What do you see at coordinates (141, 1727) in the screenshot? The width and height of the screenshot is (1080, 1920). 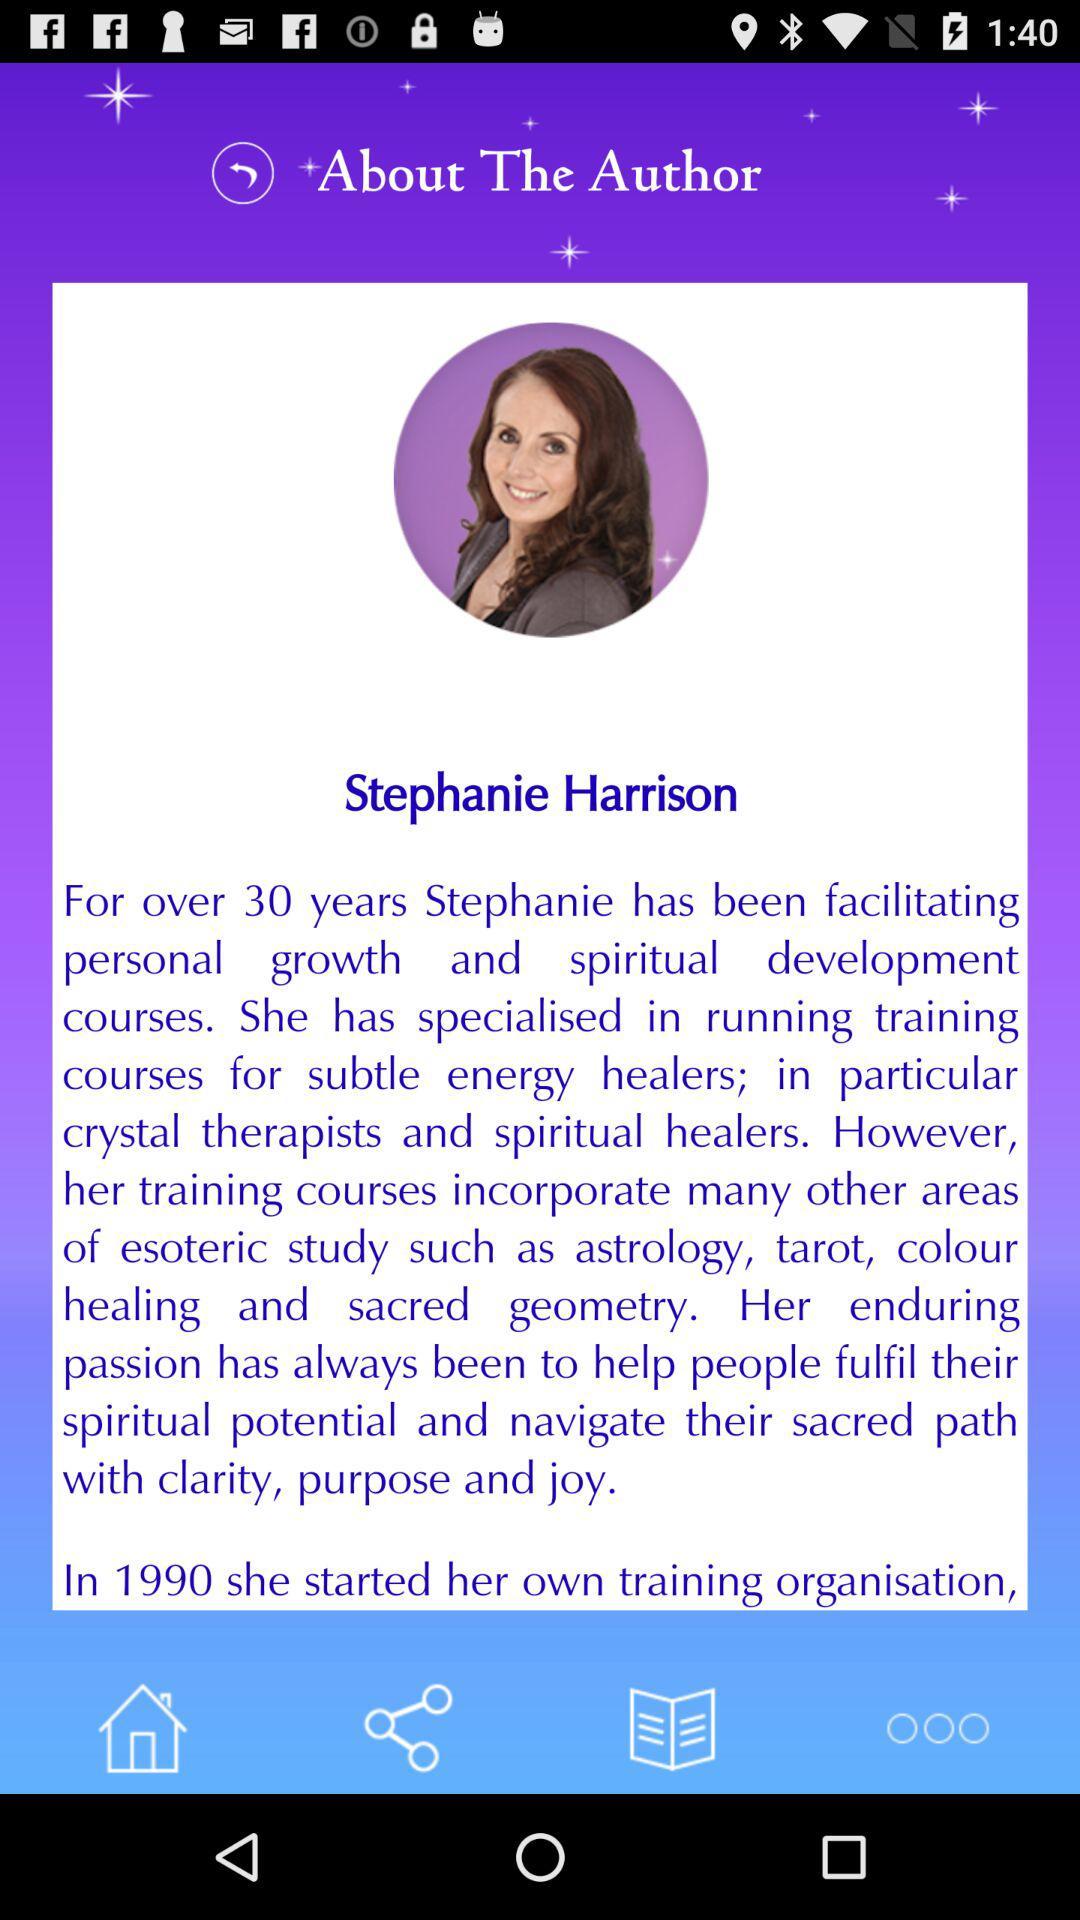 I see `apps` at bounding box center [141, 1727].